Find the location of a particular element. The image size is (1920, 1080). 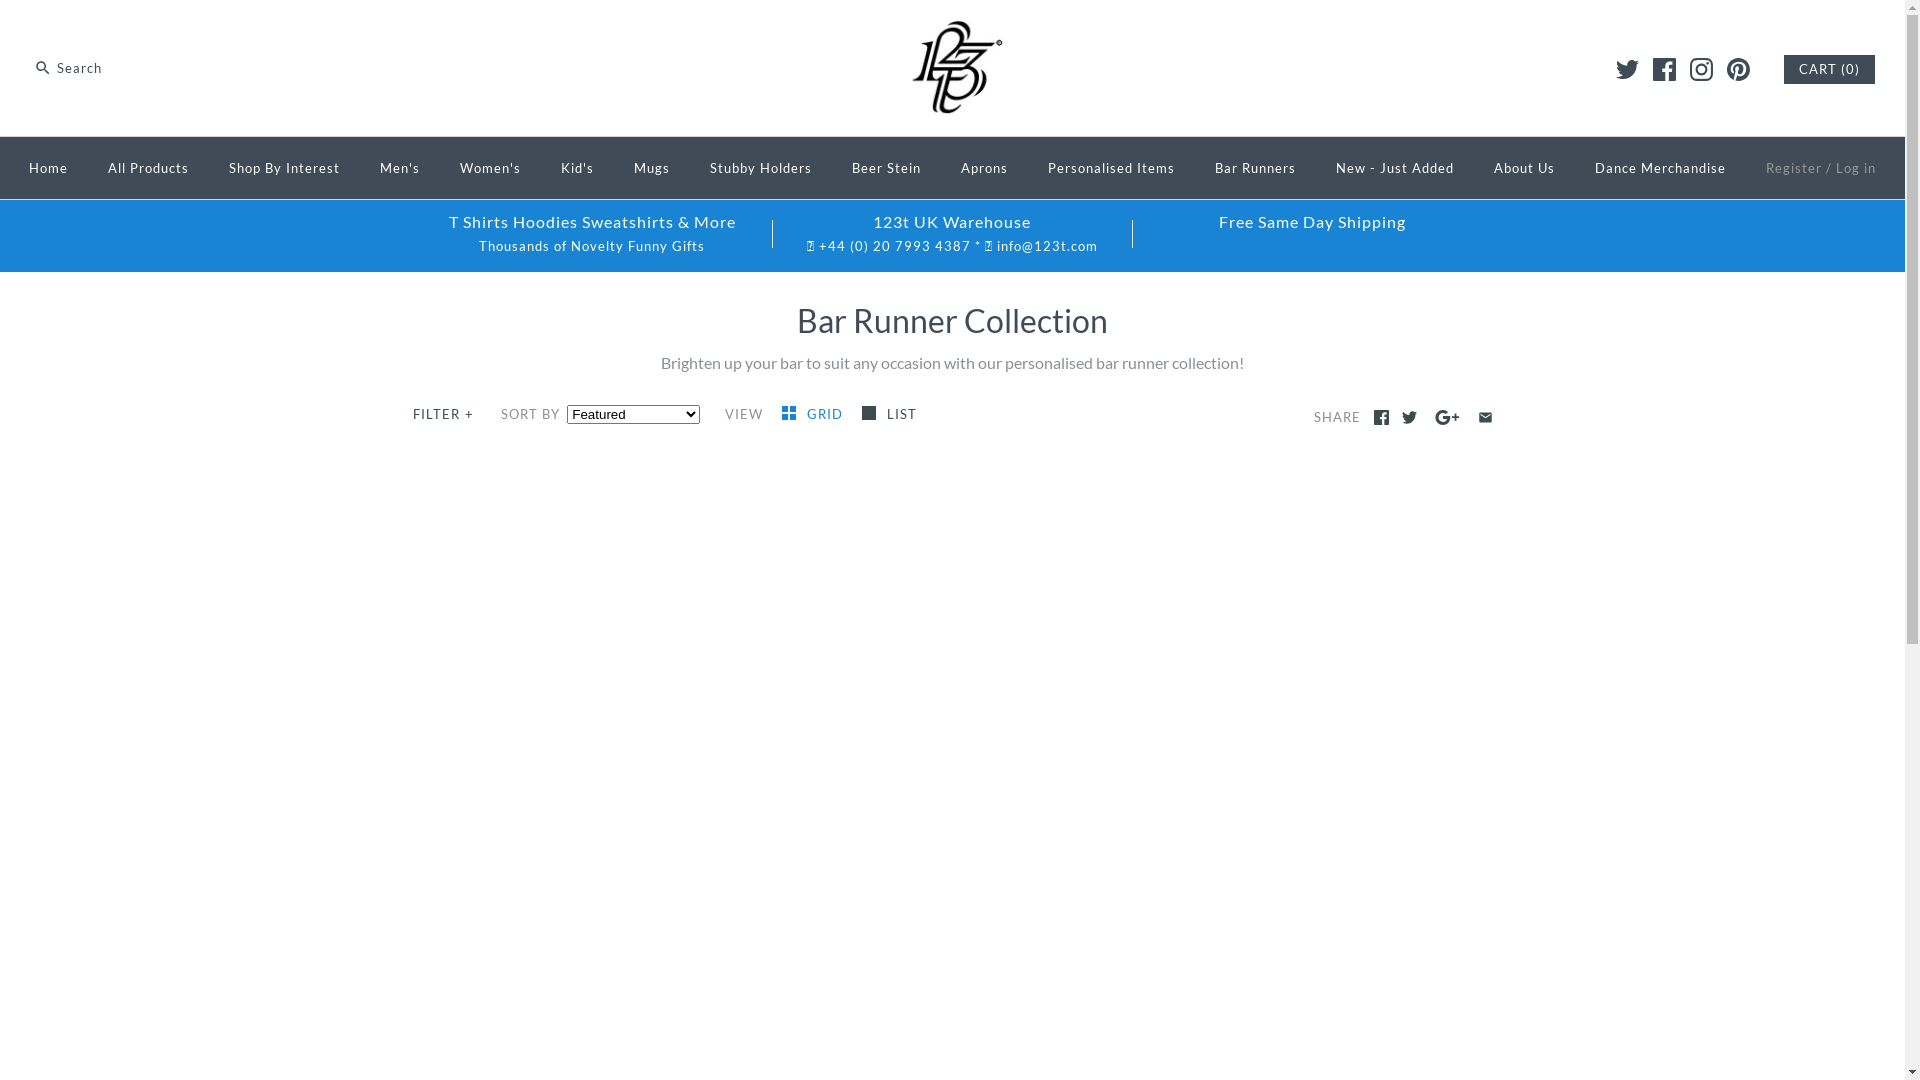

'123t UK - T-Shirts & Hoodies' is located at coordinates (952, 32).